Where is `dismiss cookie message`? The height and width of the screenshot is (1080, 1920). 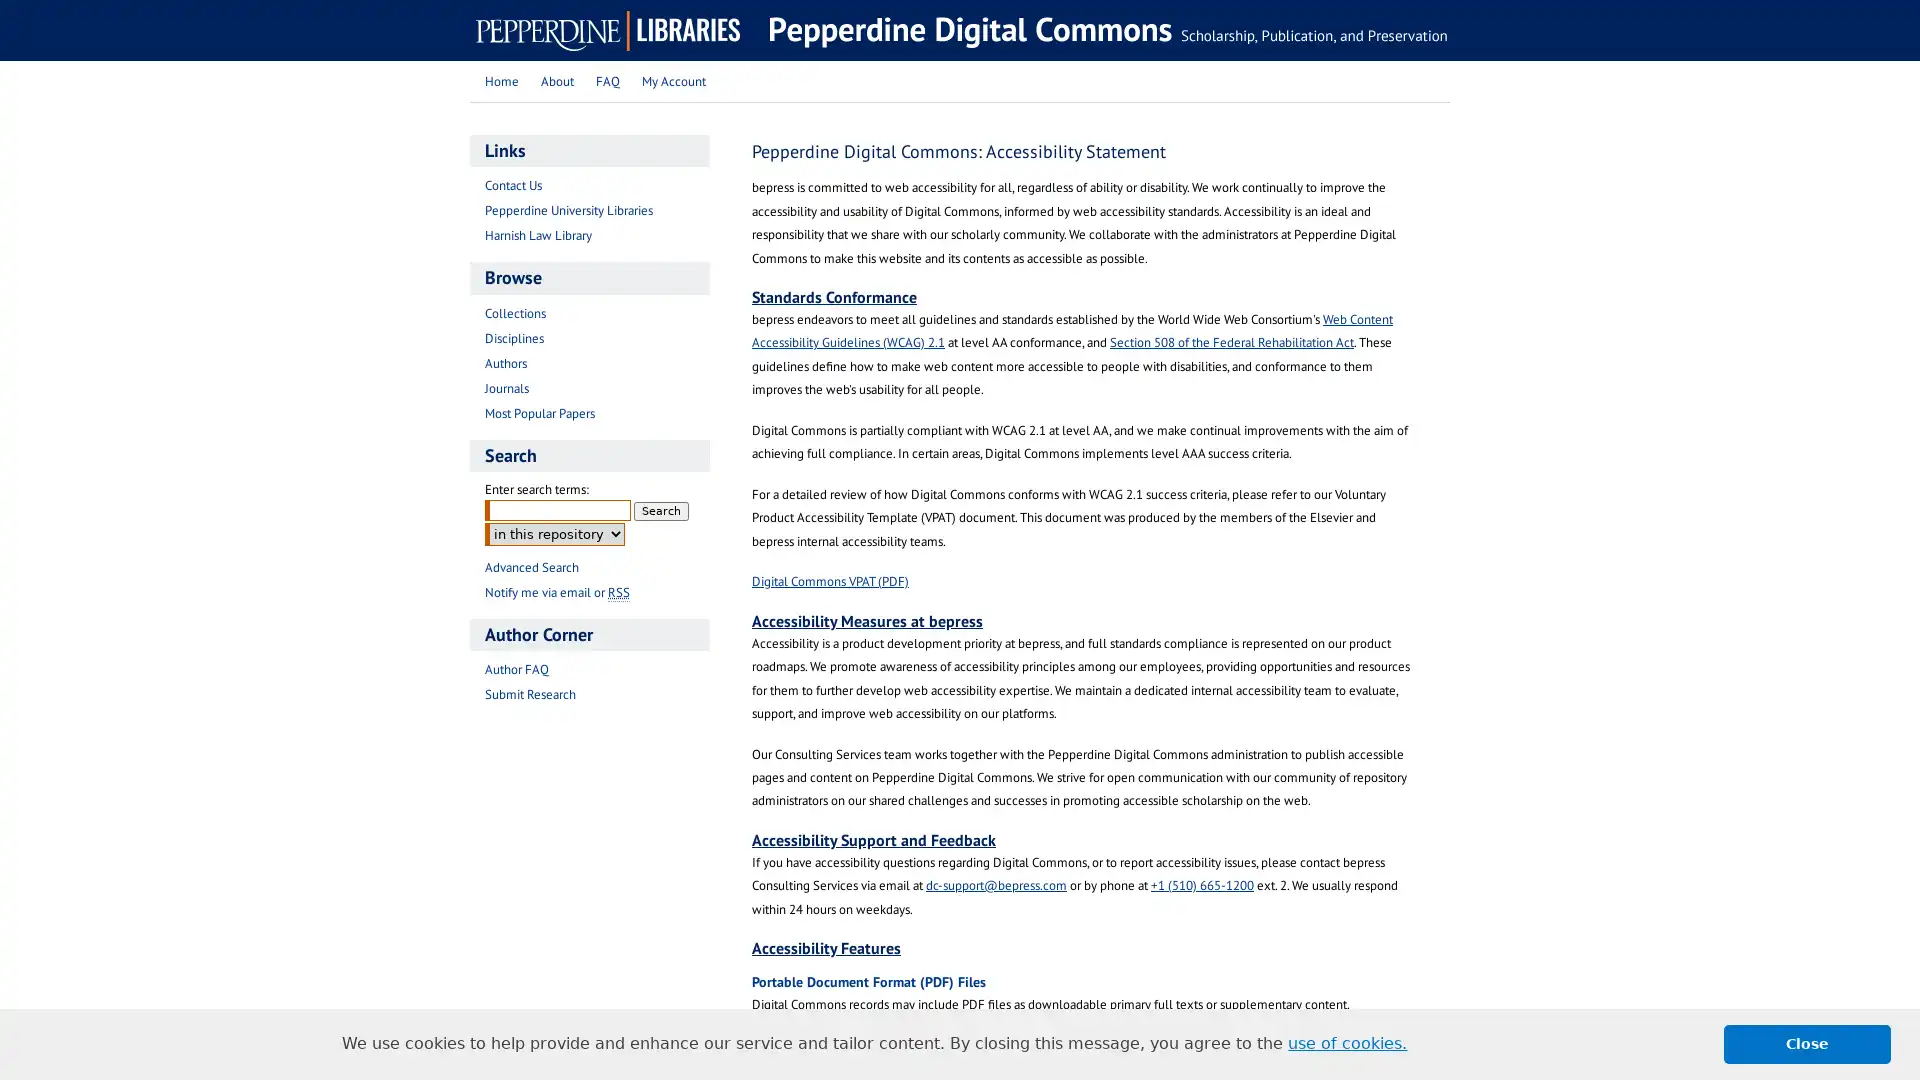 dismiss cookie message is located at coordinates (1807, 1043).